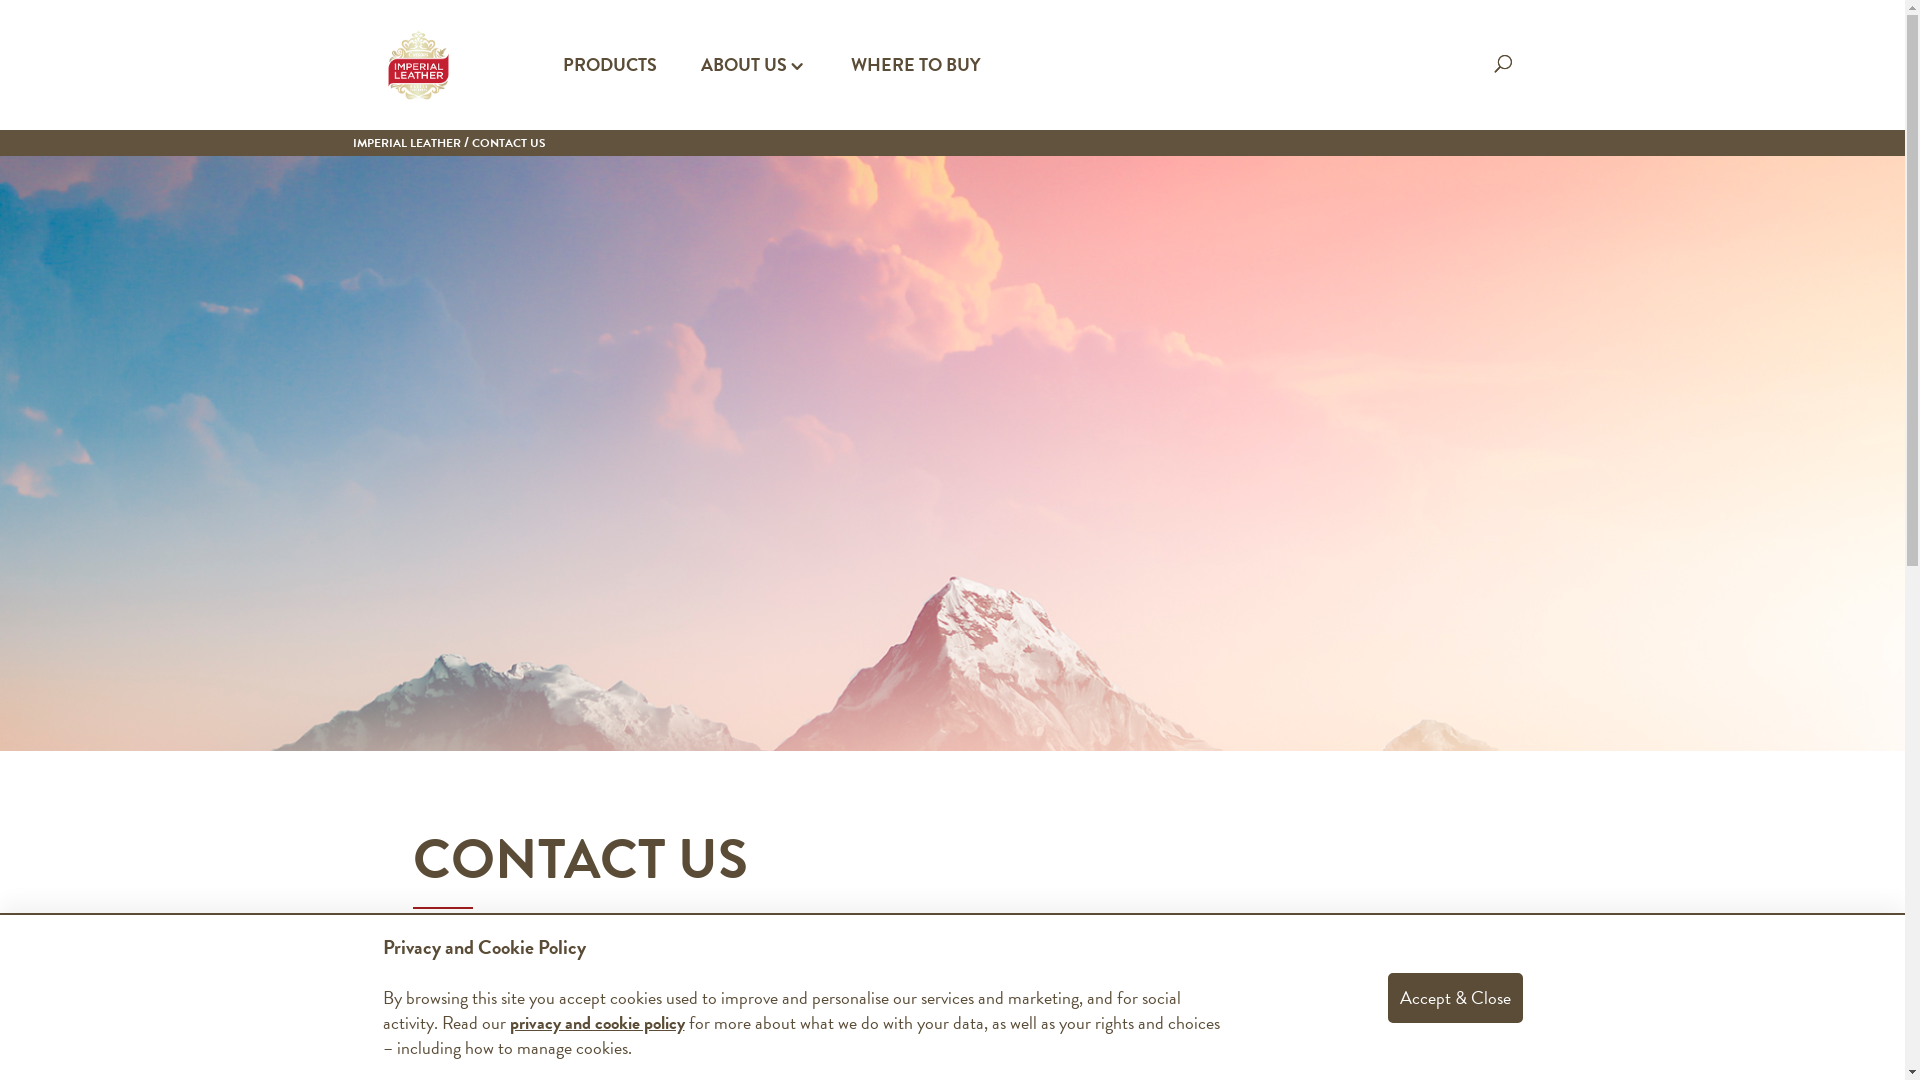 This screenshot has width=1920, height=1080. I want to click on 'Mountains image', so click(951, 453).